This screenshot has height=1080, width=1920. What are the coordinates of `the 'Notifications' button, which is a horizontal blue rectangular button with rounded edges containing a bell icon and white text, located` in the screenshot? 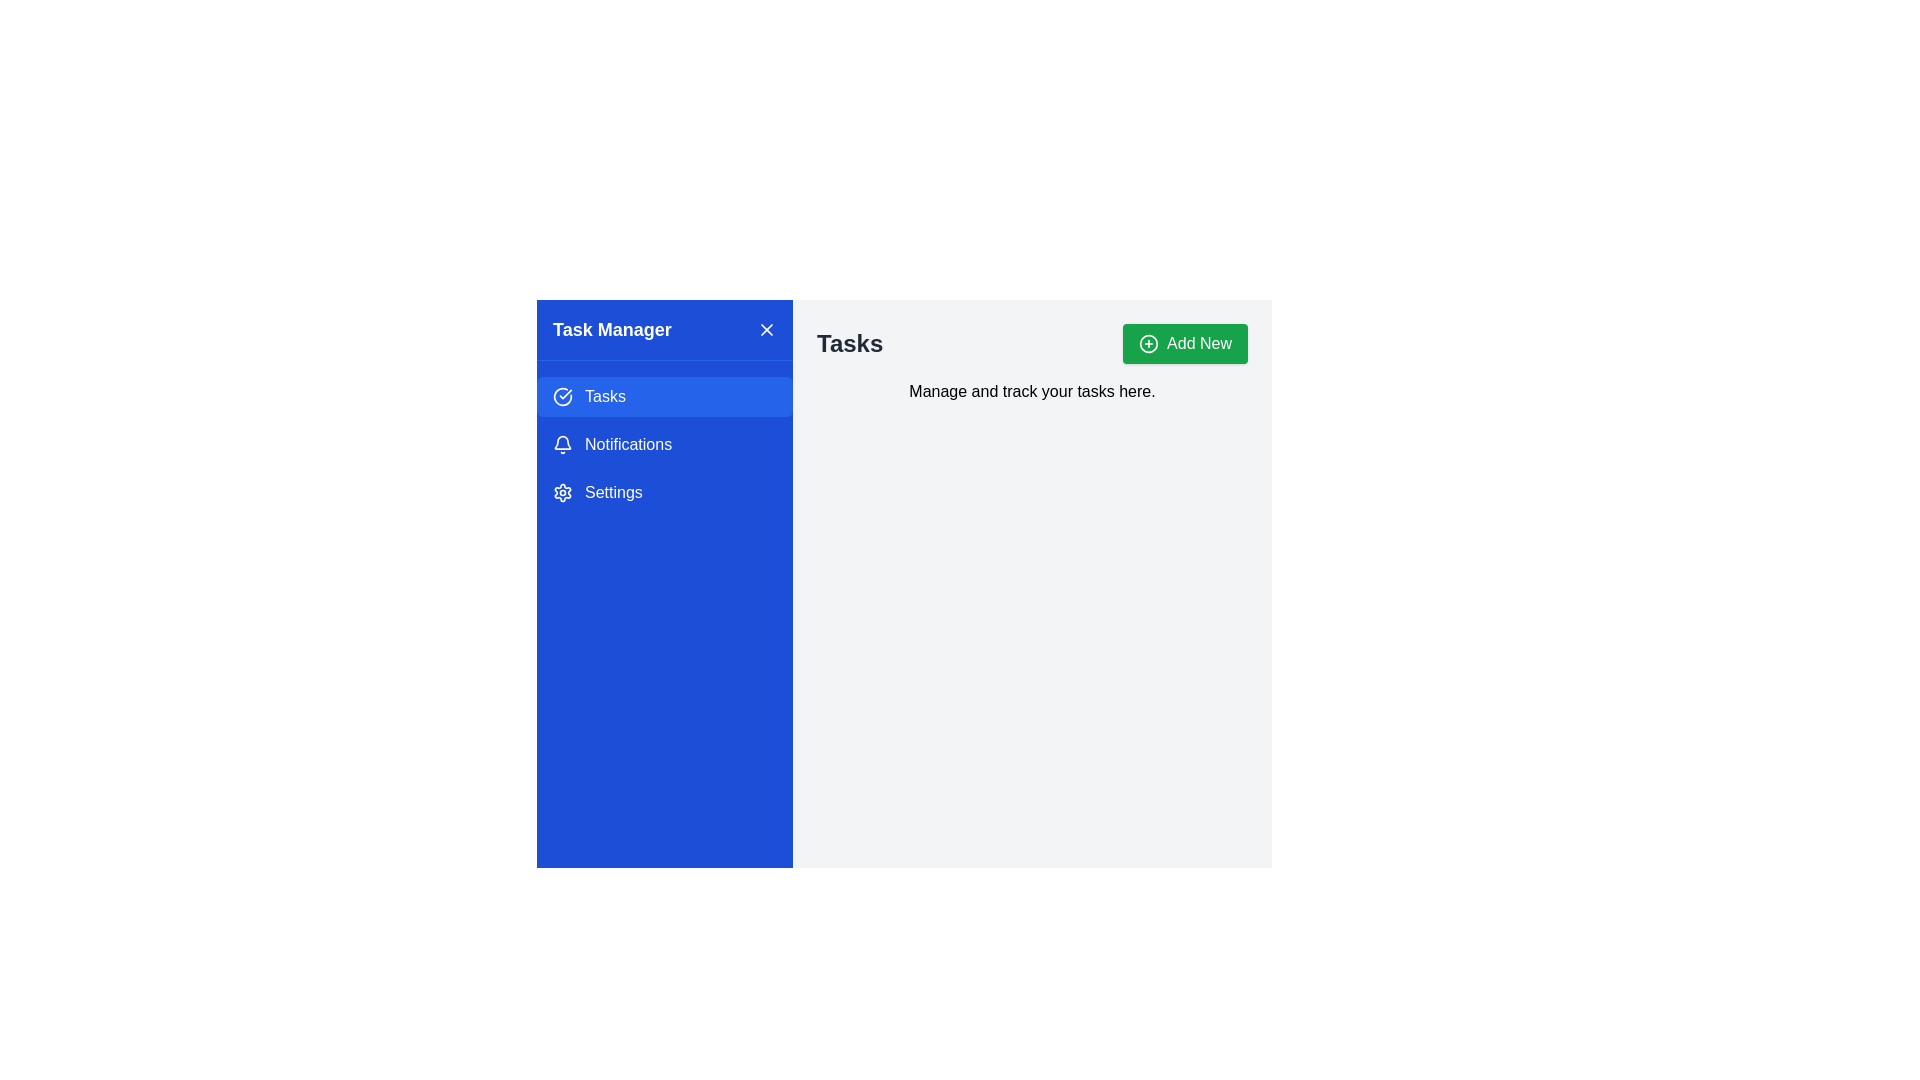 It's located at (665, 443).